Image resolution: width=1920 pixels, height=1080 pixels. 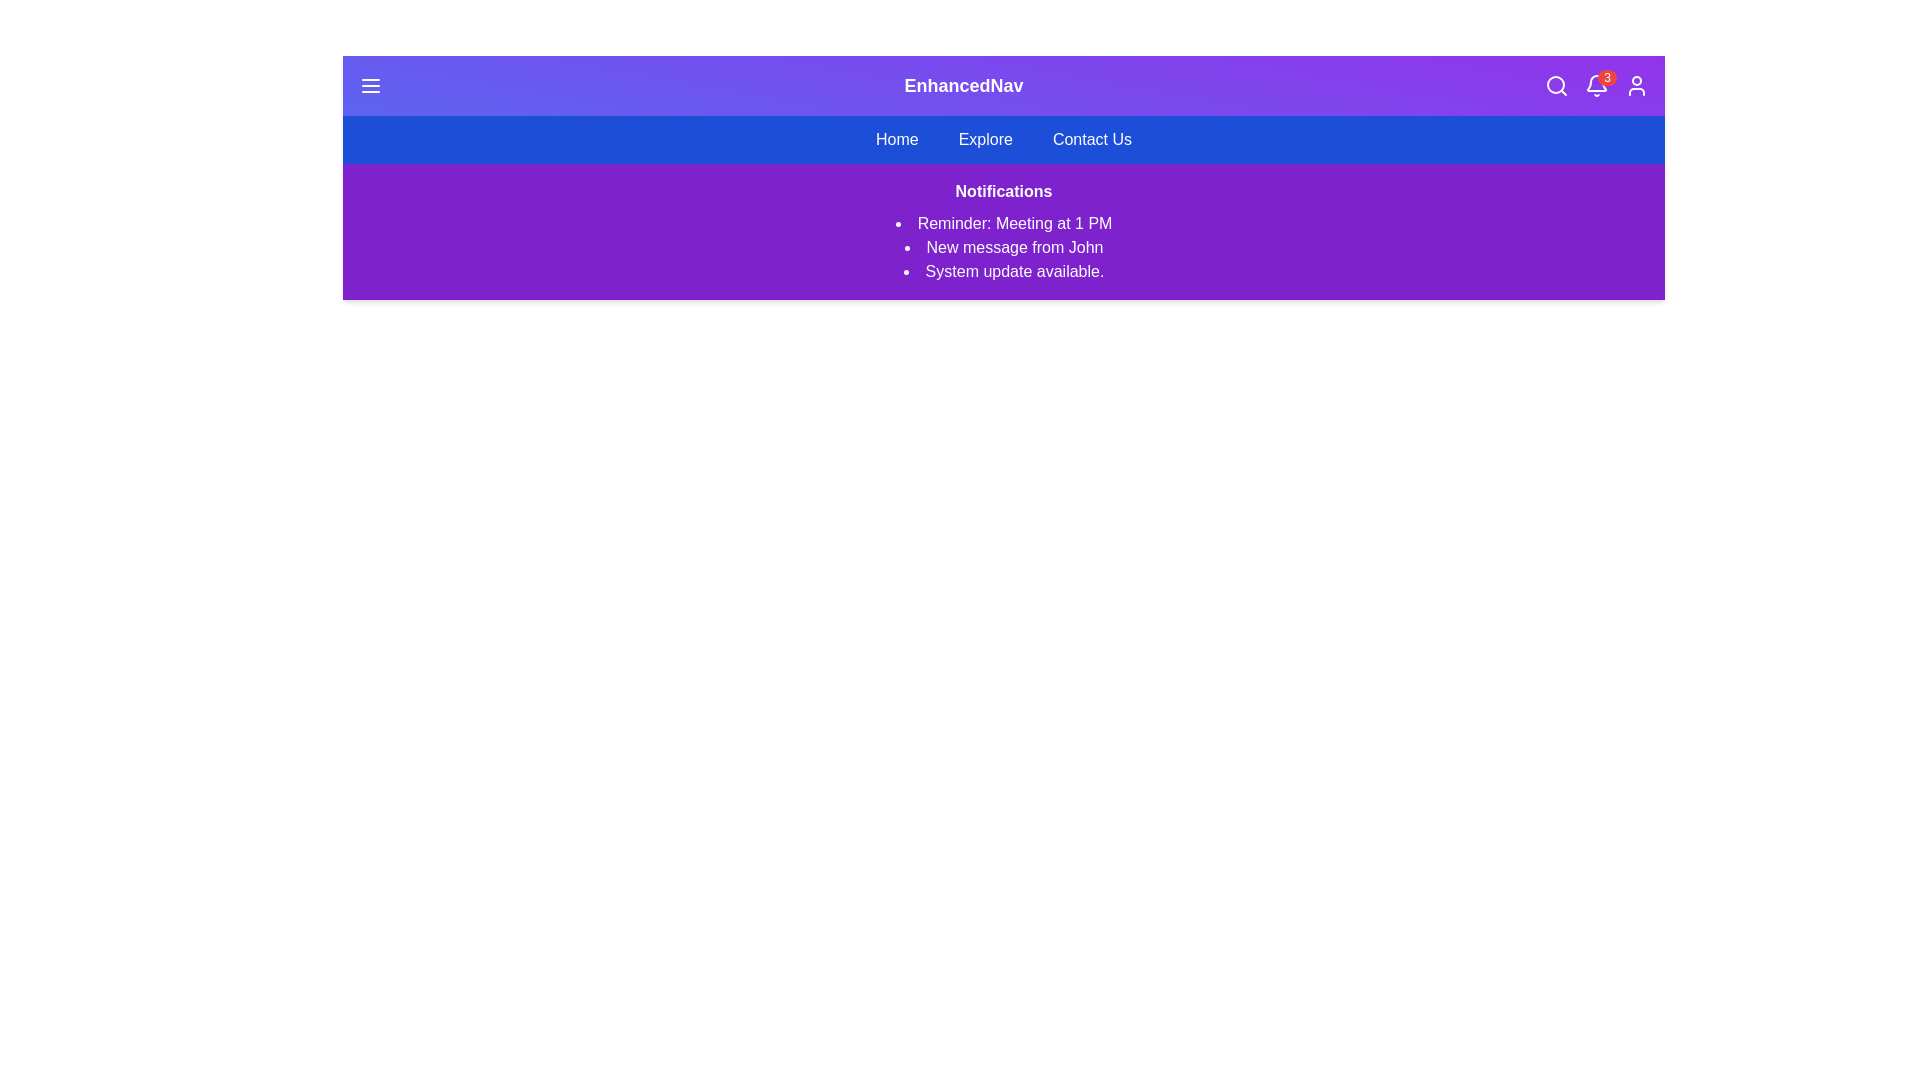 What do you see at coordinates (1003, 246) in the screenshot?
I see `the unordered list that displays user notifications, positioned centrally below the 'Notifications' header` at bounding box center [1003, 246].